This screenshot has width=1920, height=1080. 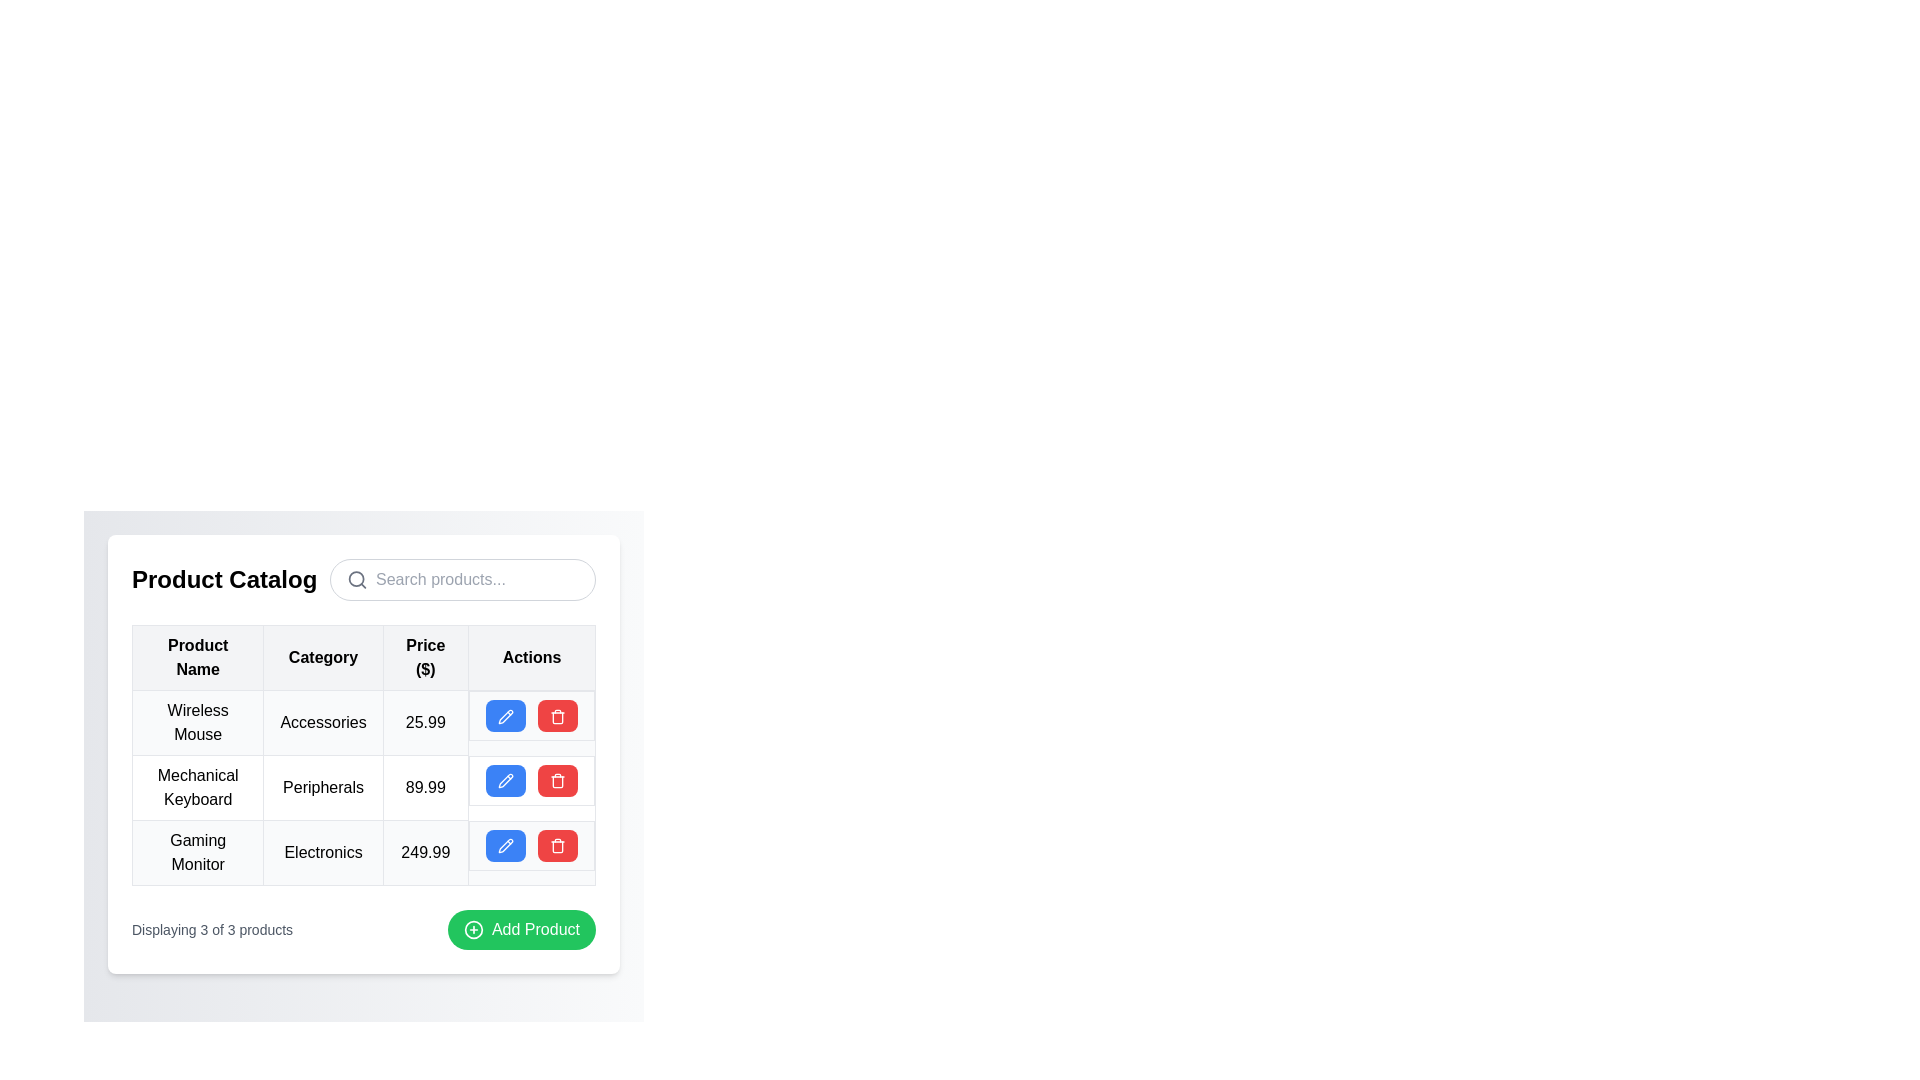 What do you see at coordinates (424, 852) in the screenshot?
I see `the text label displaying '249.99' in the 'Price ($)' column for the 'Gaming Monitor' product, which is styled in a tabular format and has a white background with black text` at bounding box center [424, 852].